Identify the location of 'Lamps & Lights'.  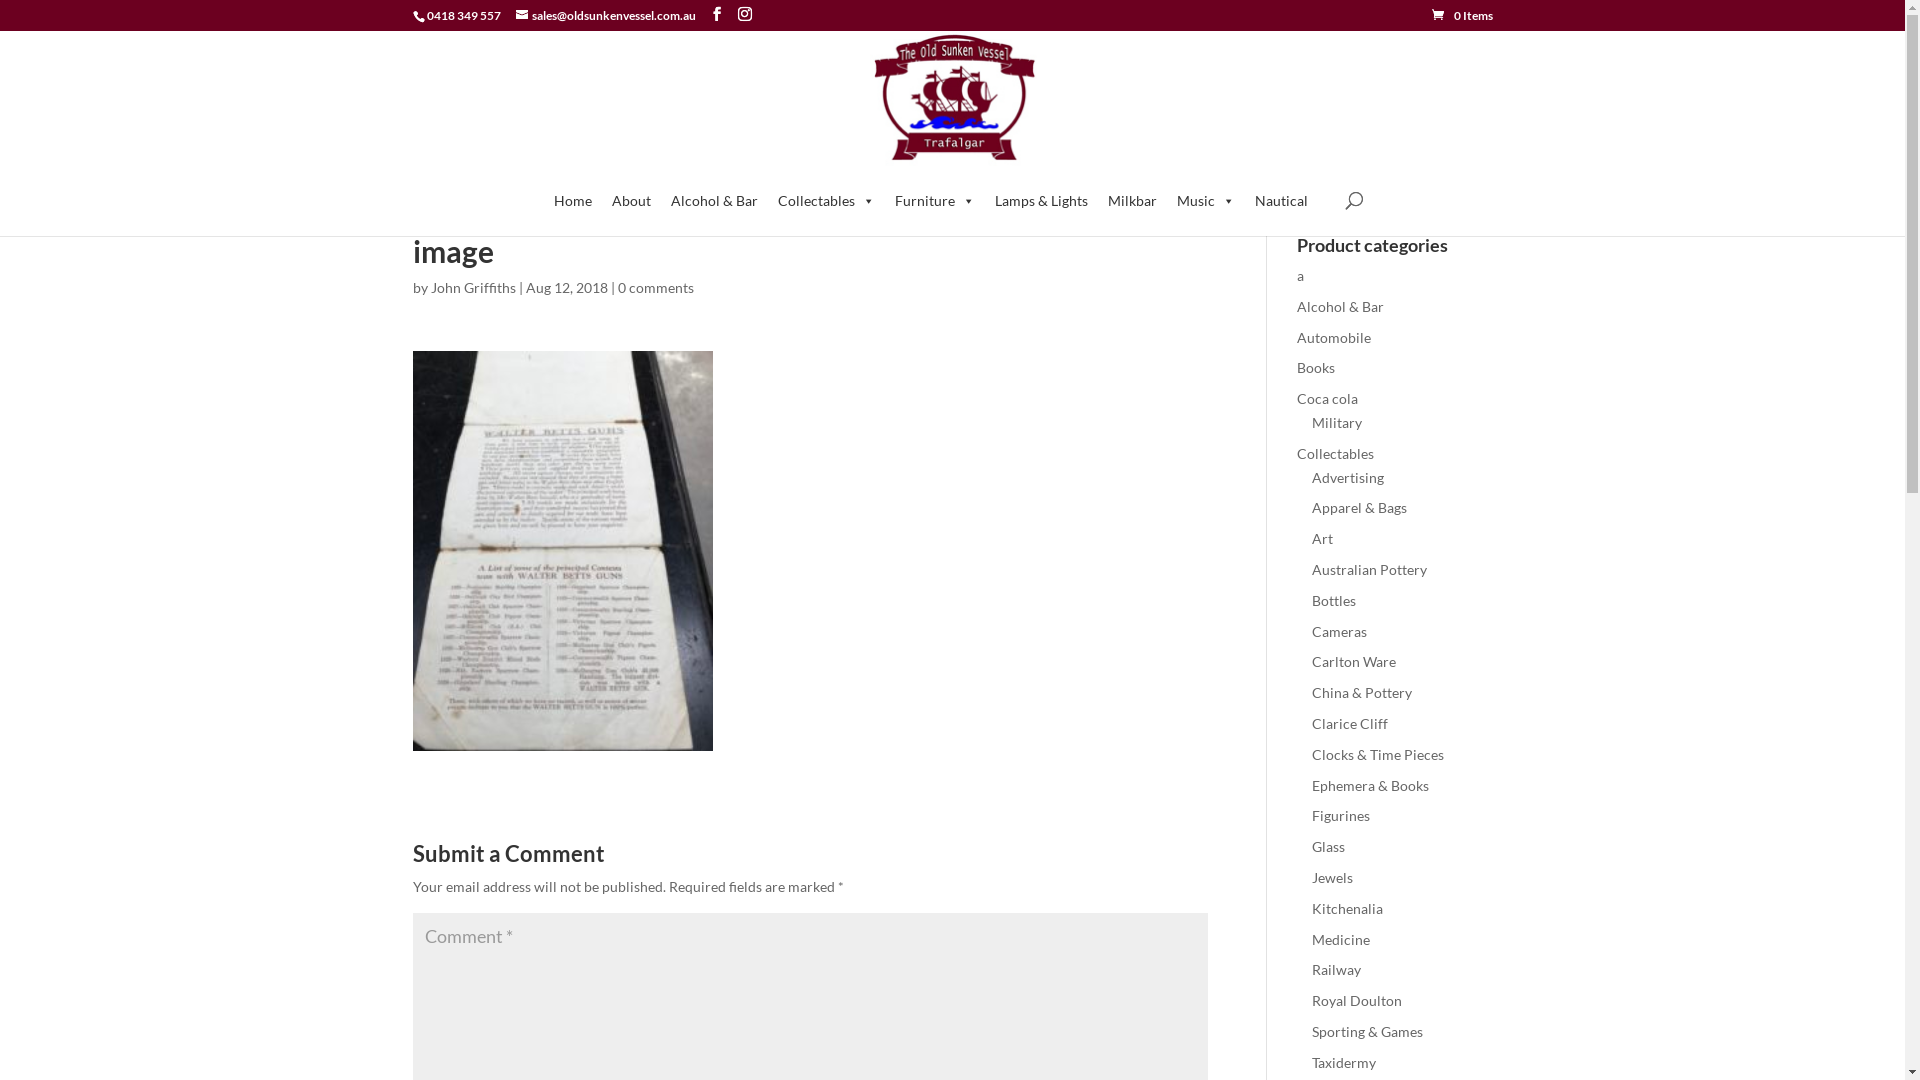
(1040, 200).